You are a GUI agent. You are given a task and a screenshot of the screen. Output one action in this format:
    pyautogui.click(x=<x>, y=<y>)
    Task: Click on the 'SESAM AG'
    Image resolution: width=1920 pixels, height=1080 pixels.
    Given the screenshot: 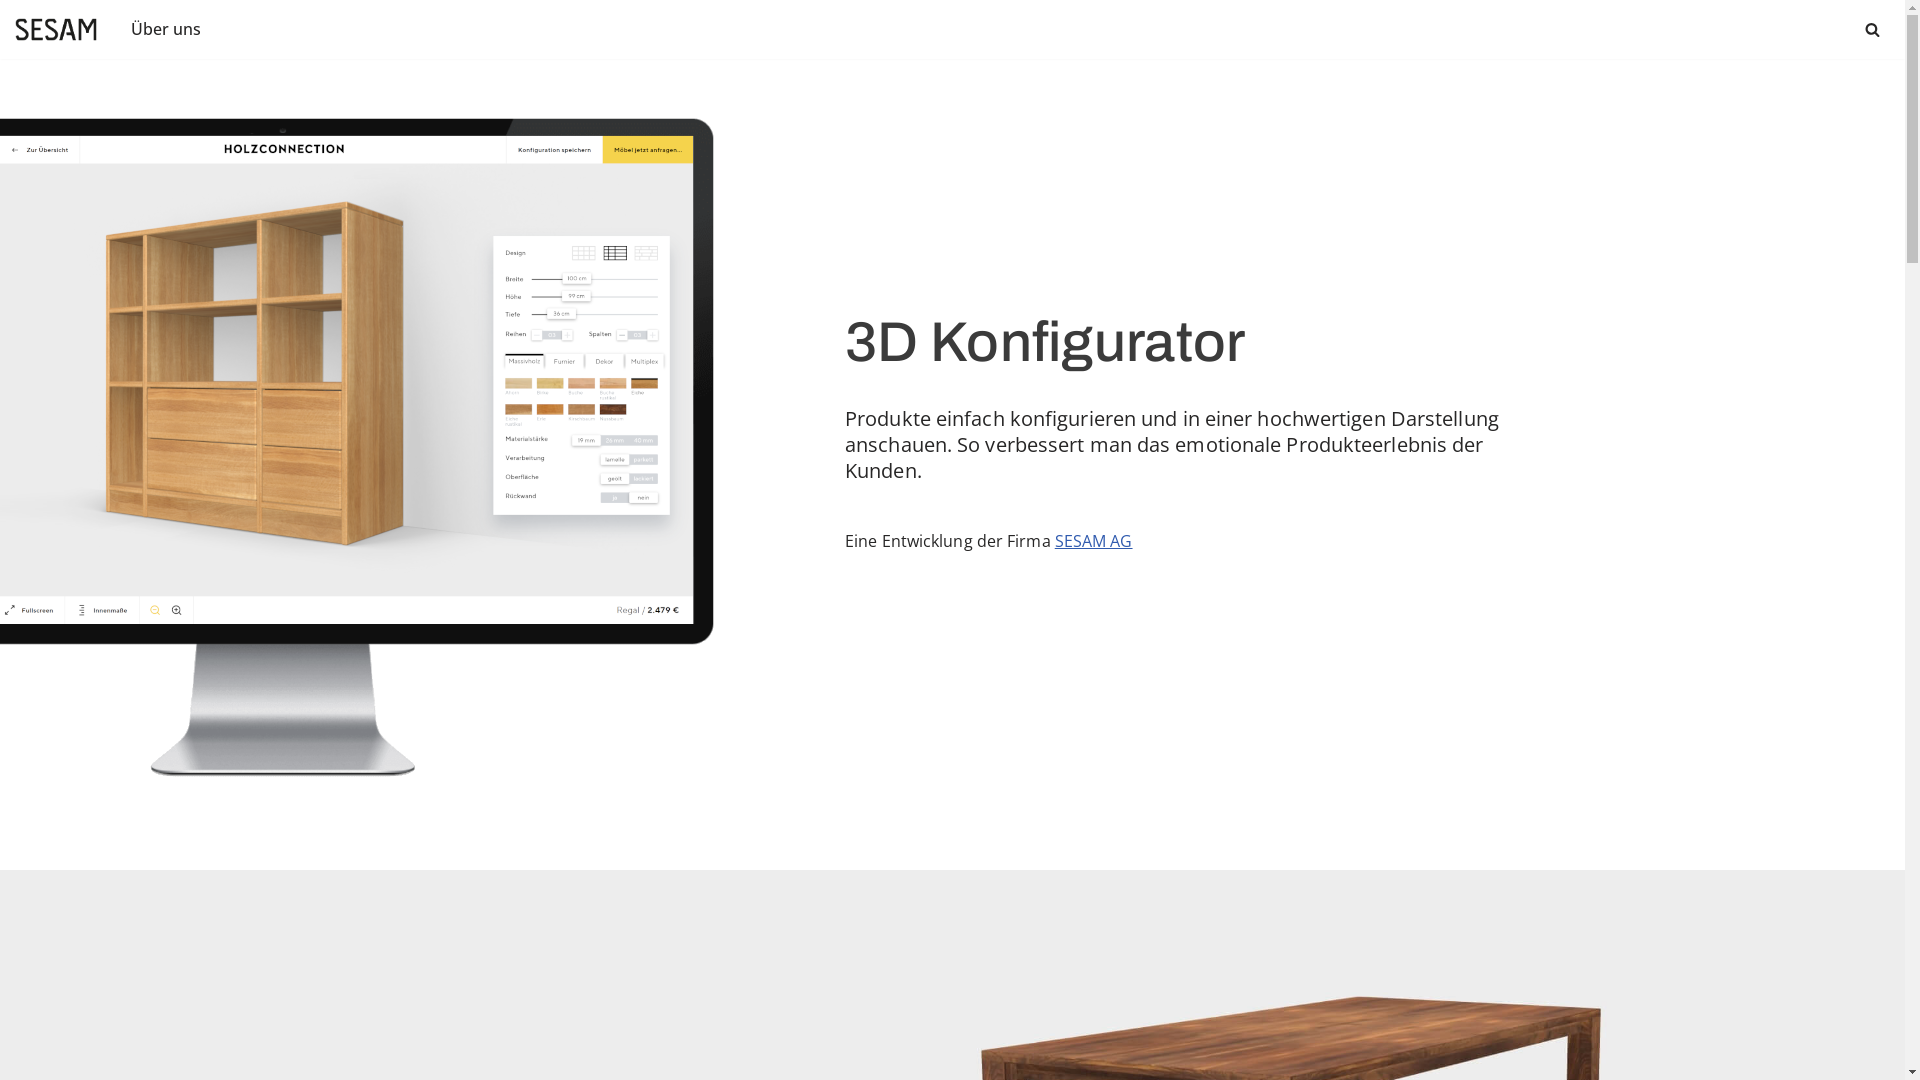 What is the action you would take?
    pyautogui.click(x=1093, y=540)
    